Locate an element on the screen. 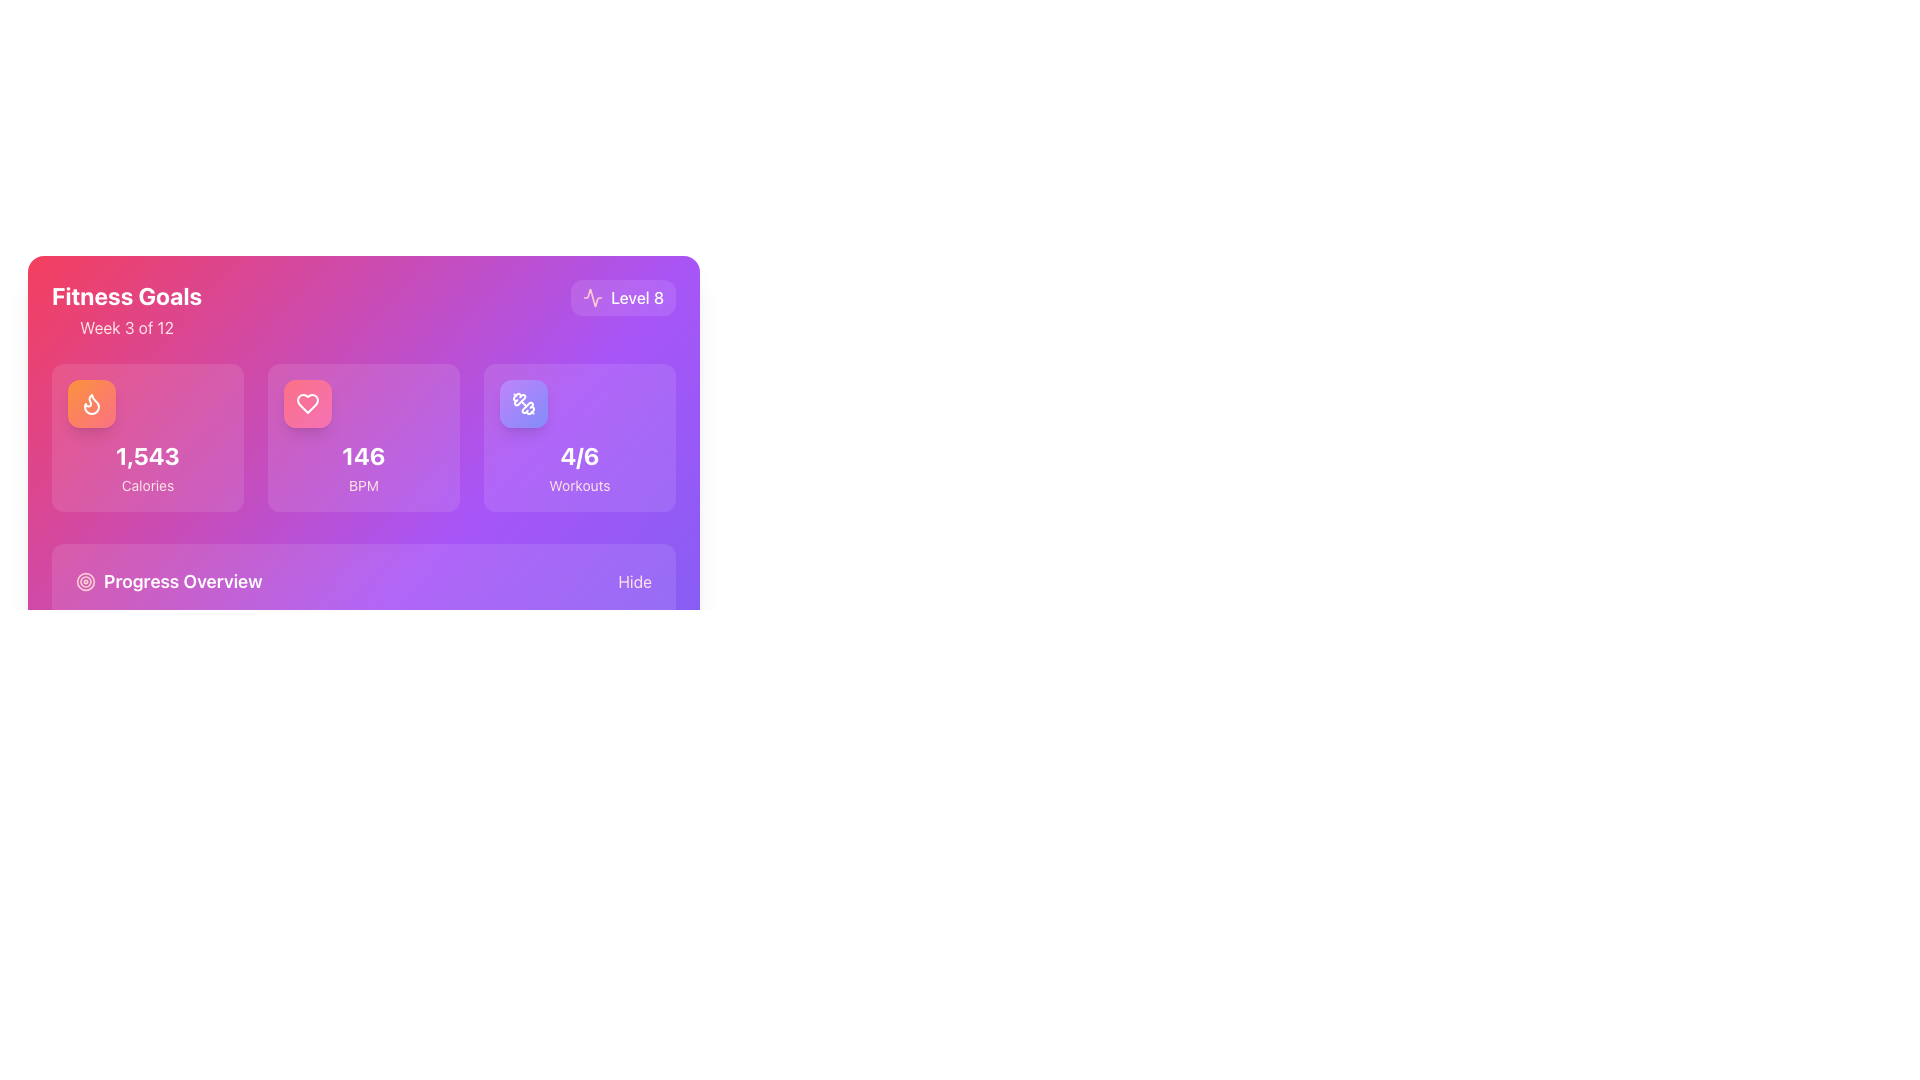  the text element that serves as a label for progress-related information, positioned within a rectangular purple section at the bottom-left corner of the interface, next to a circular target icon is located at coordinates (183, 582).